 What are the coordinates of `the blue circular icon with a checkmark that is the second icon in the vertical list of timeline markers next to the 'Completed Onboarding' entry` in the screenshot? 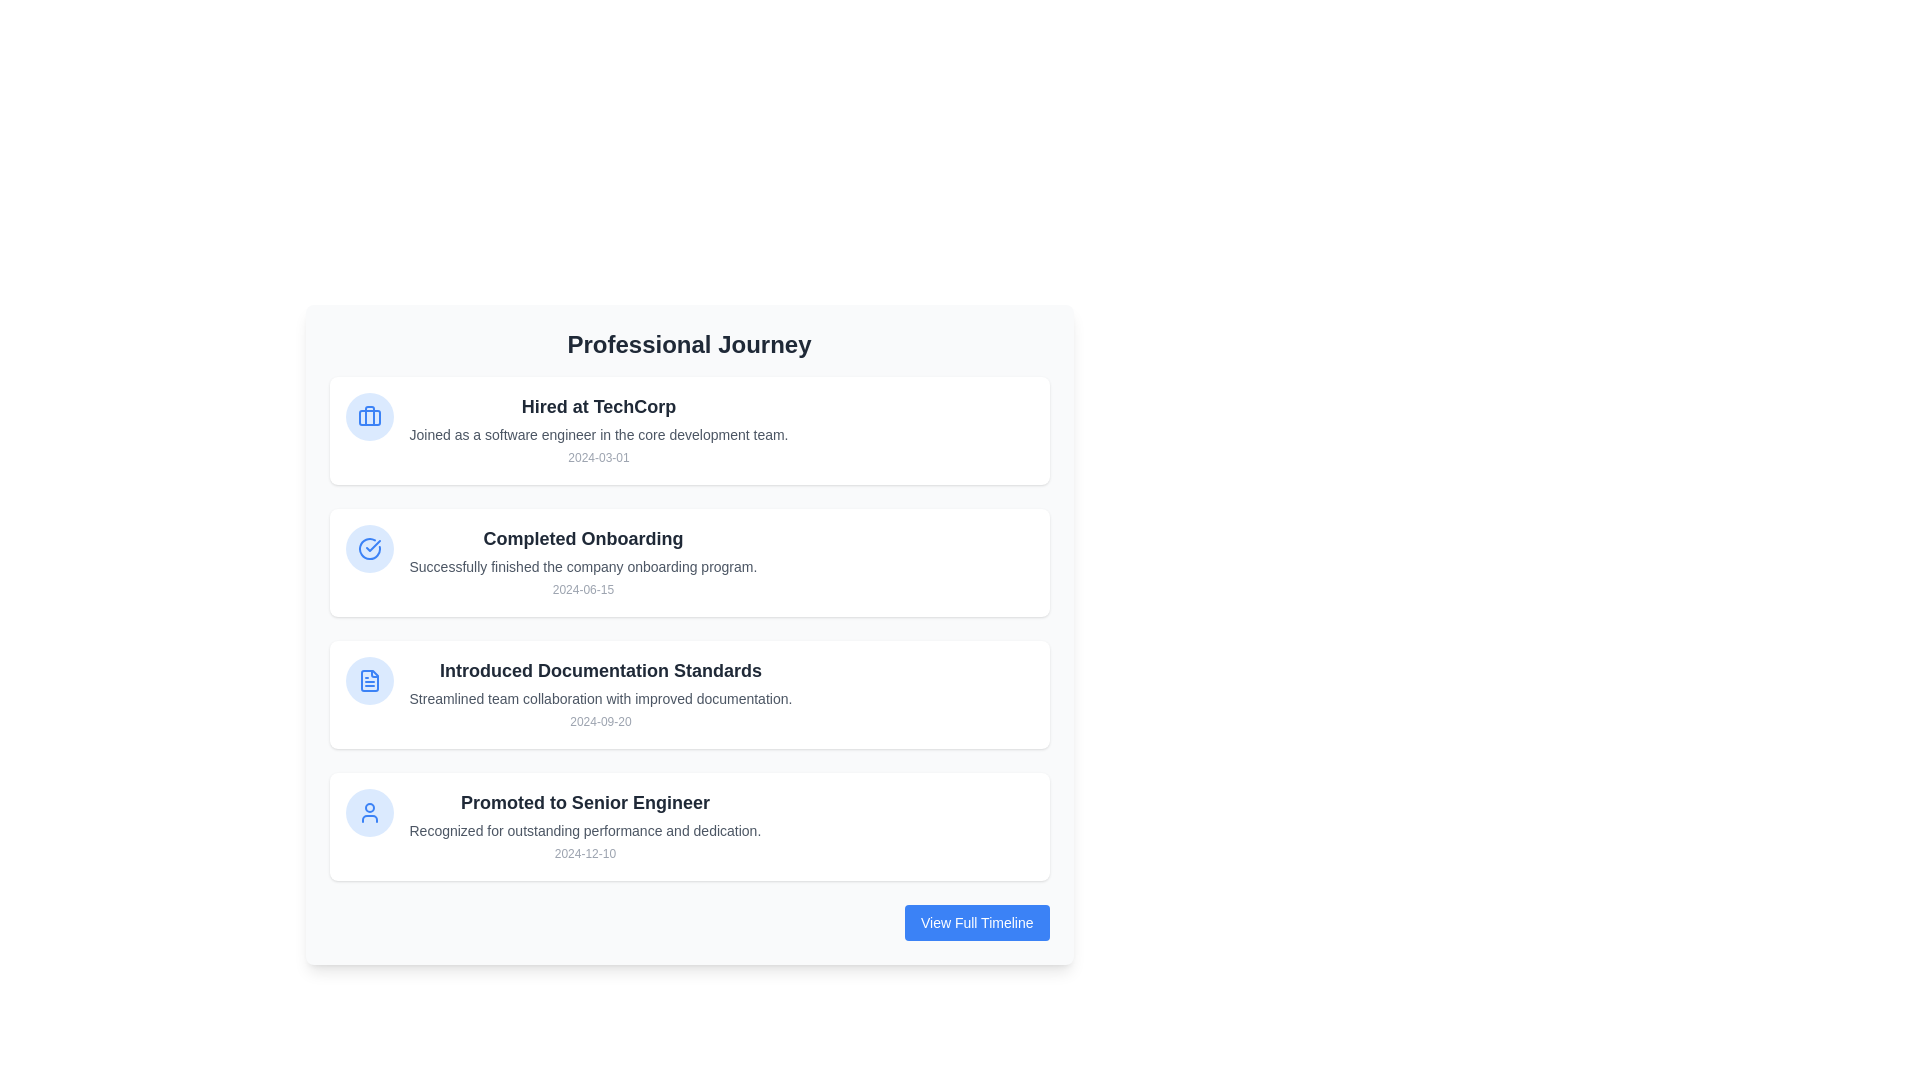 It's located at (369, 548).